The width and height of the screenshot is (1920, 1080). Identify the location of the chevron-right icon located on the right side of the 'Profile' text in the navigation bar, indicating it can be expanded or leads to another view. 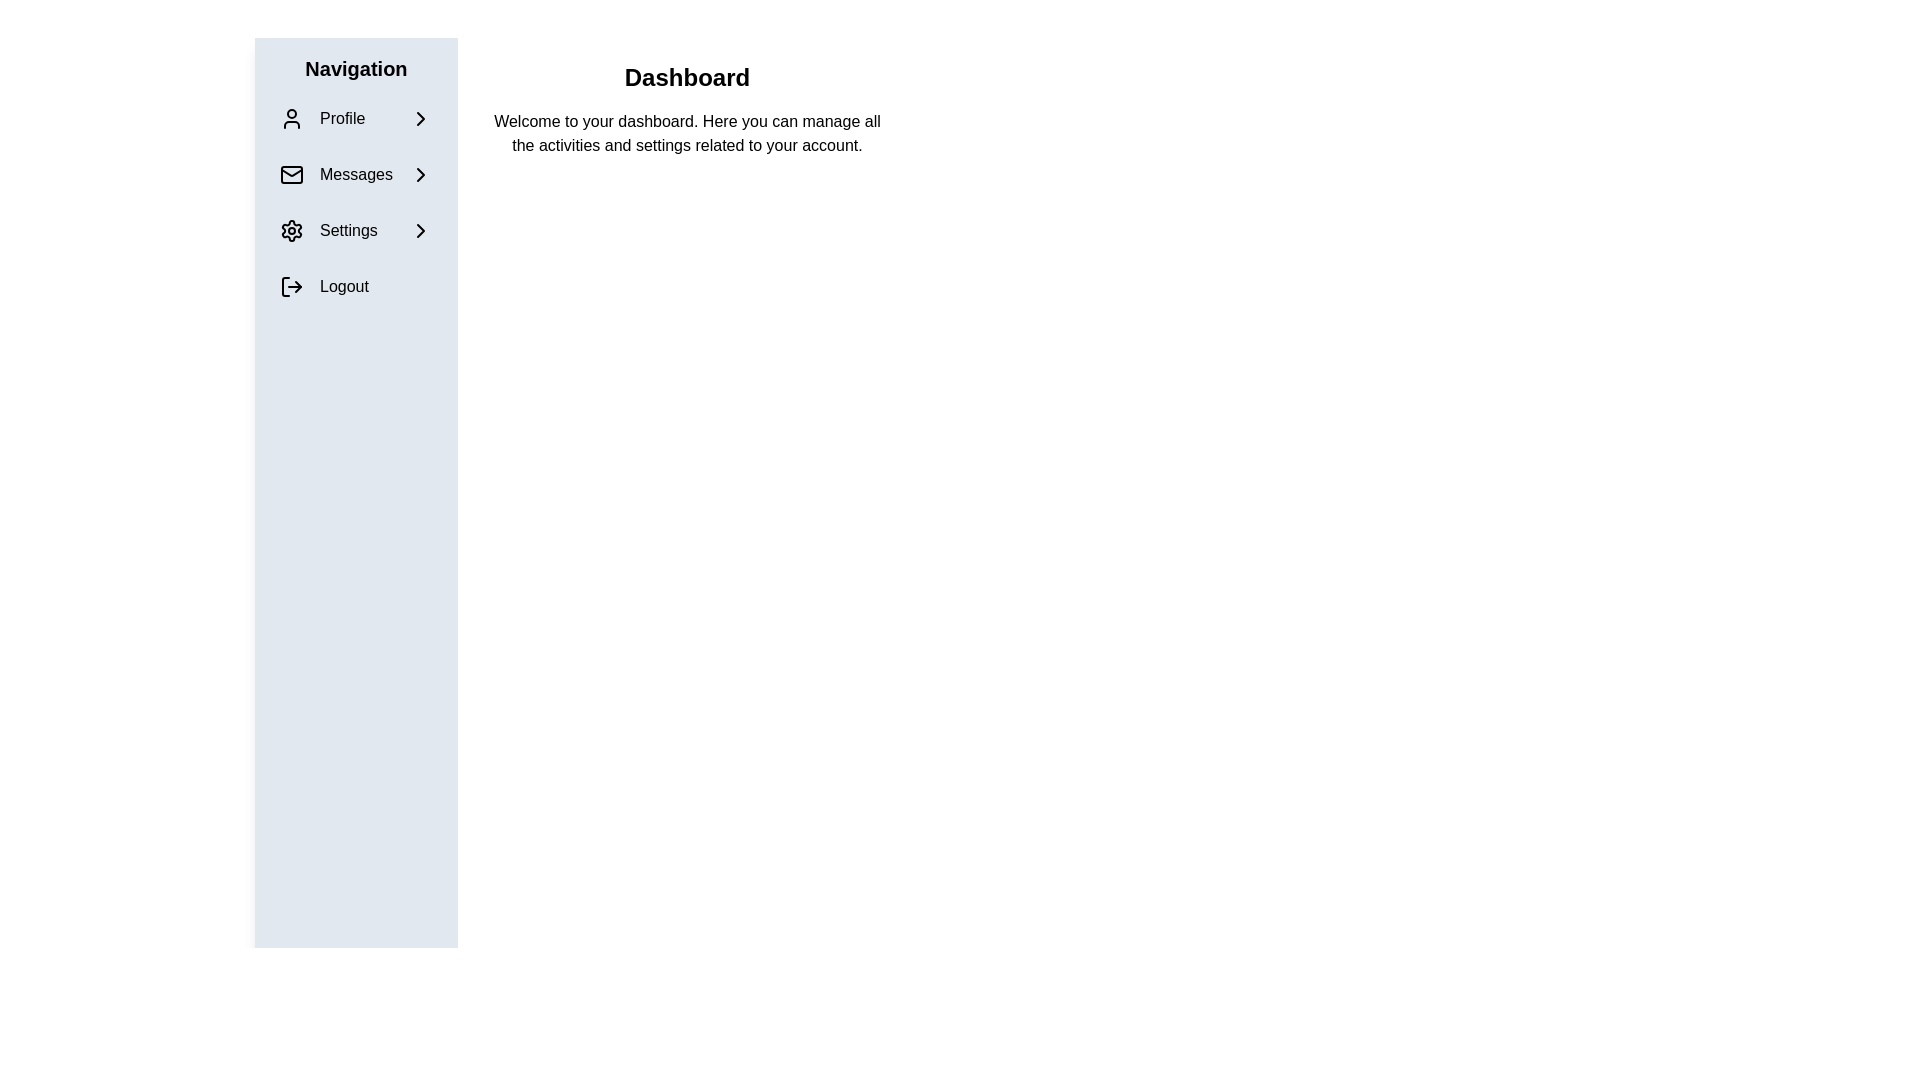
(419, 119).